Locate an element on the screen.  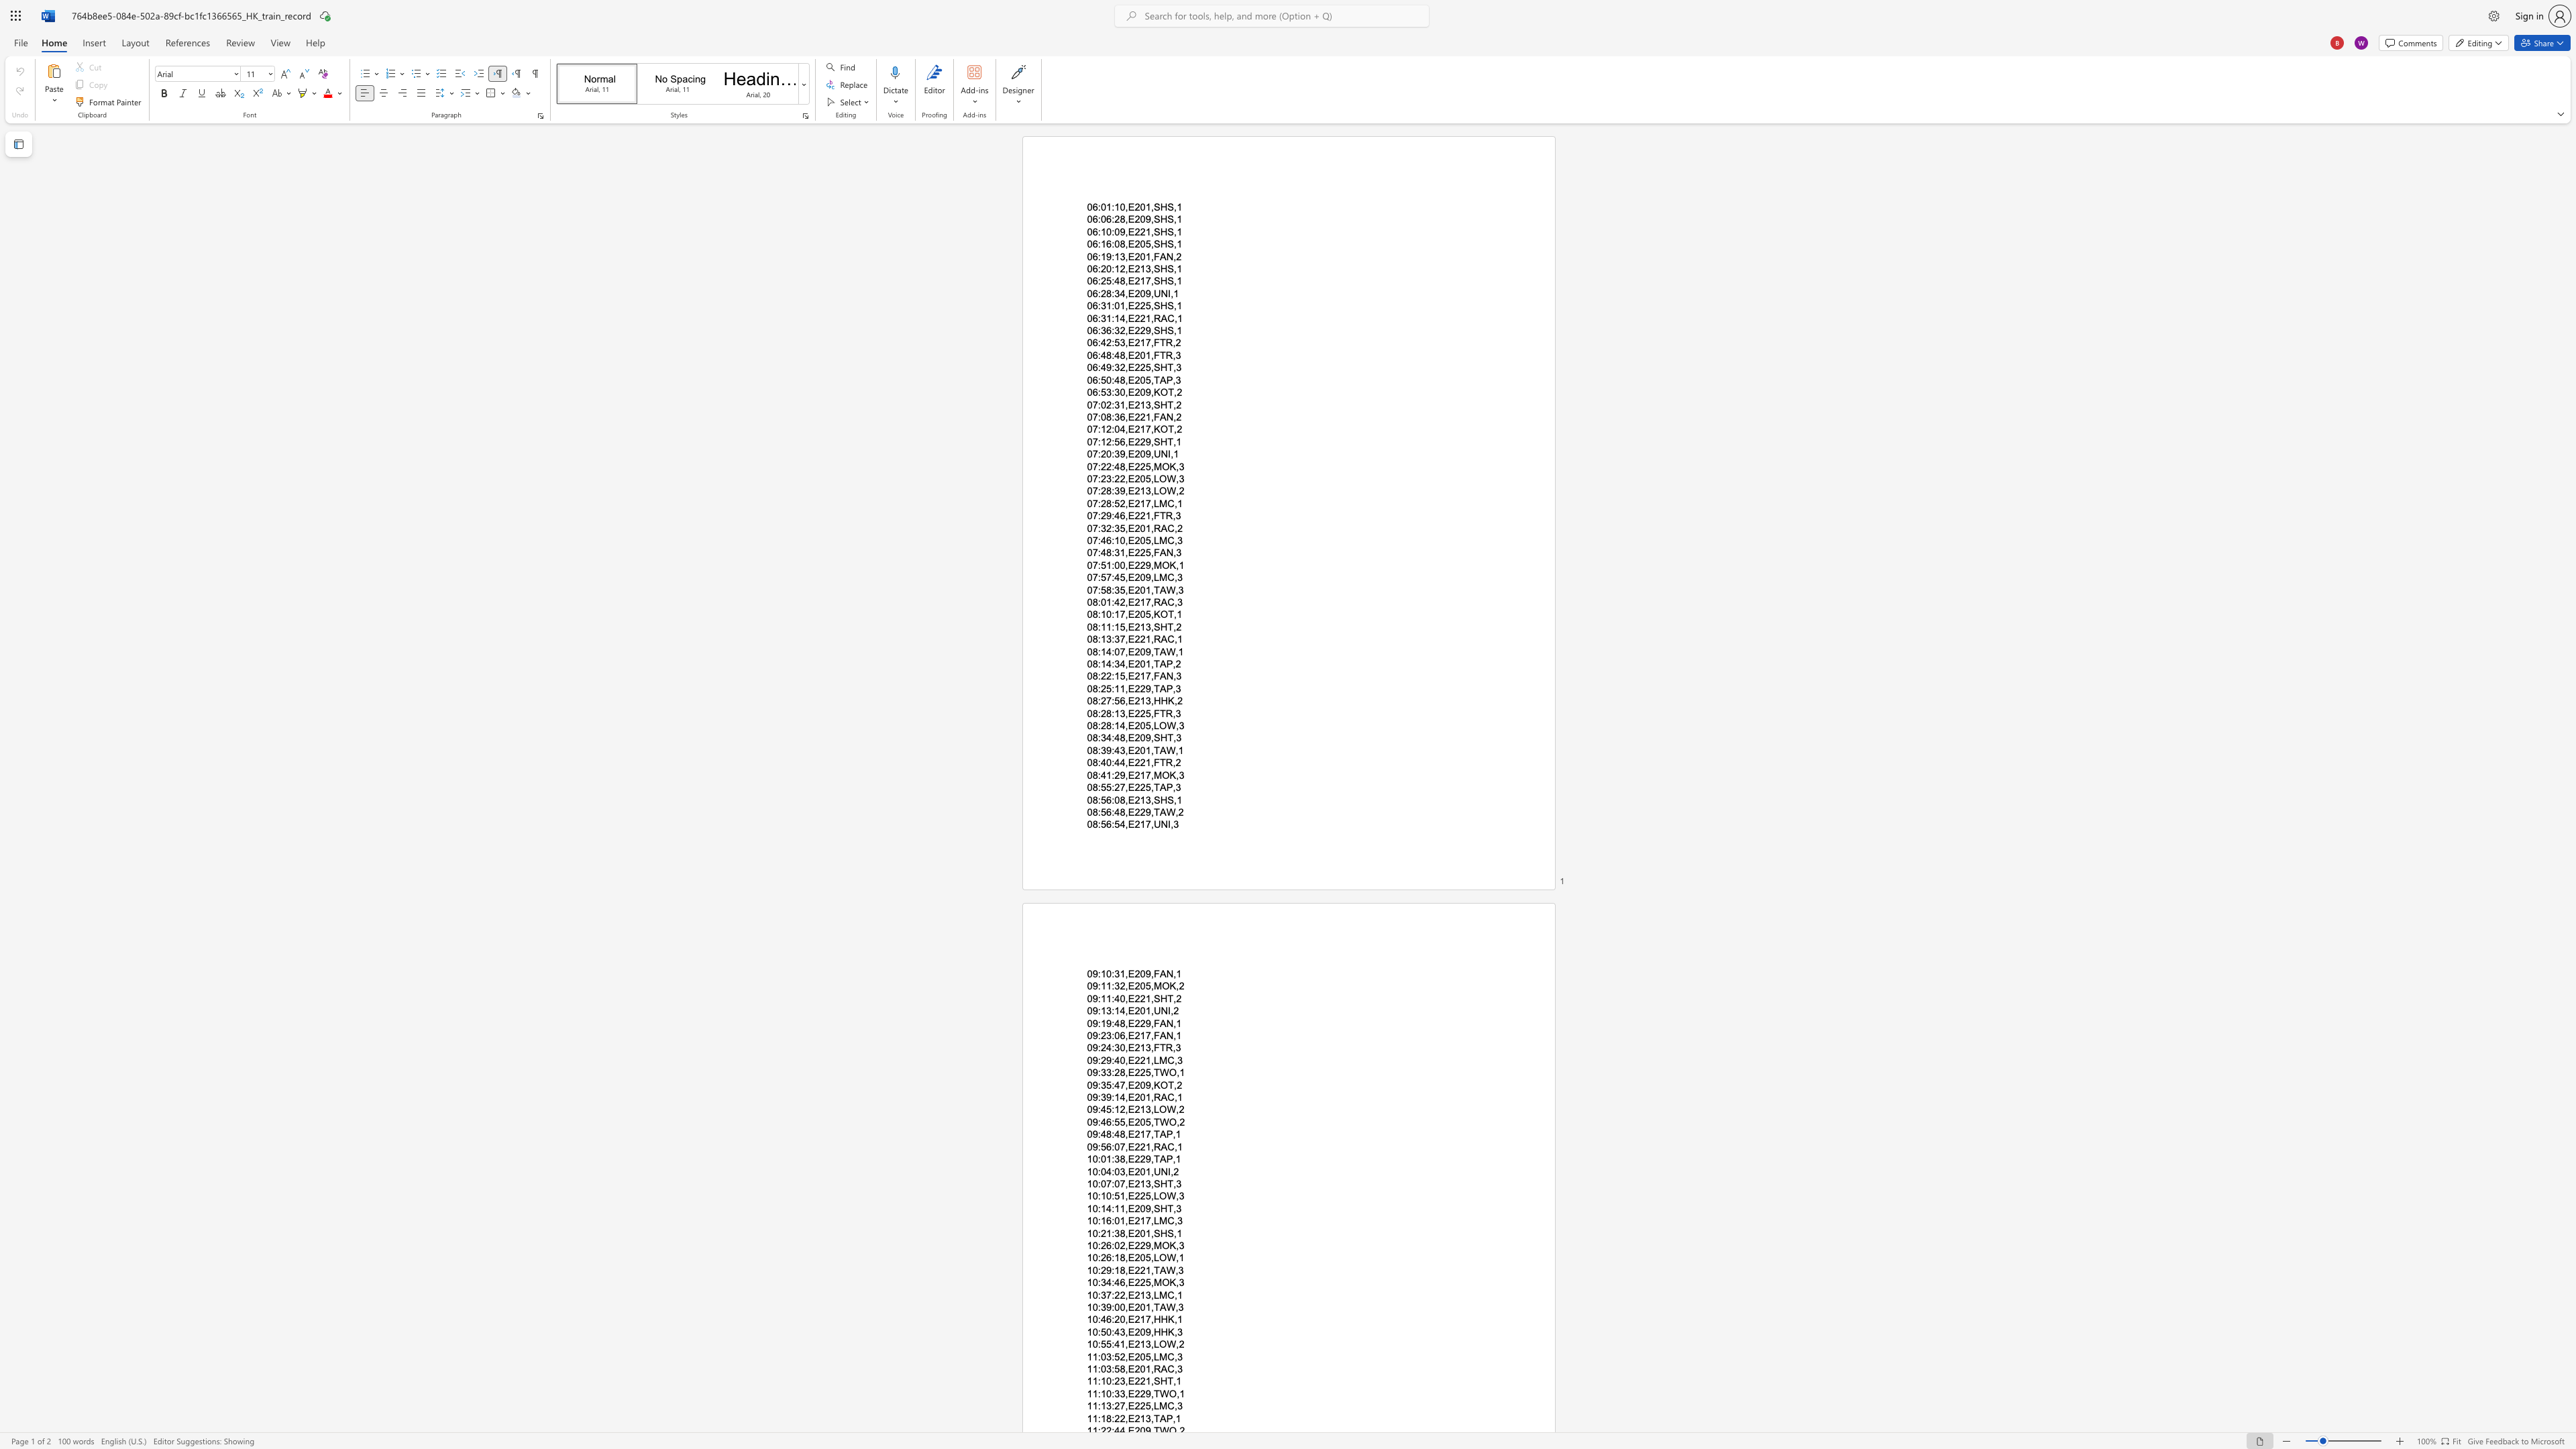
the space between the continuous character "0" and ":" in the text is located at coordinates (1111, 378).